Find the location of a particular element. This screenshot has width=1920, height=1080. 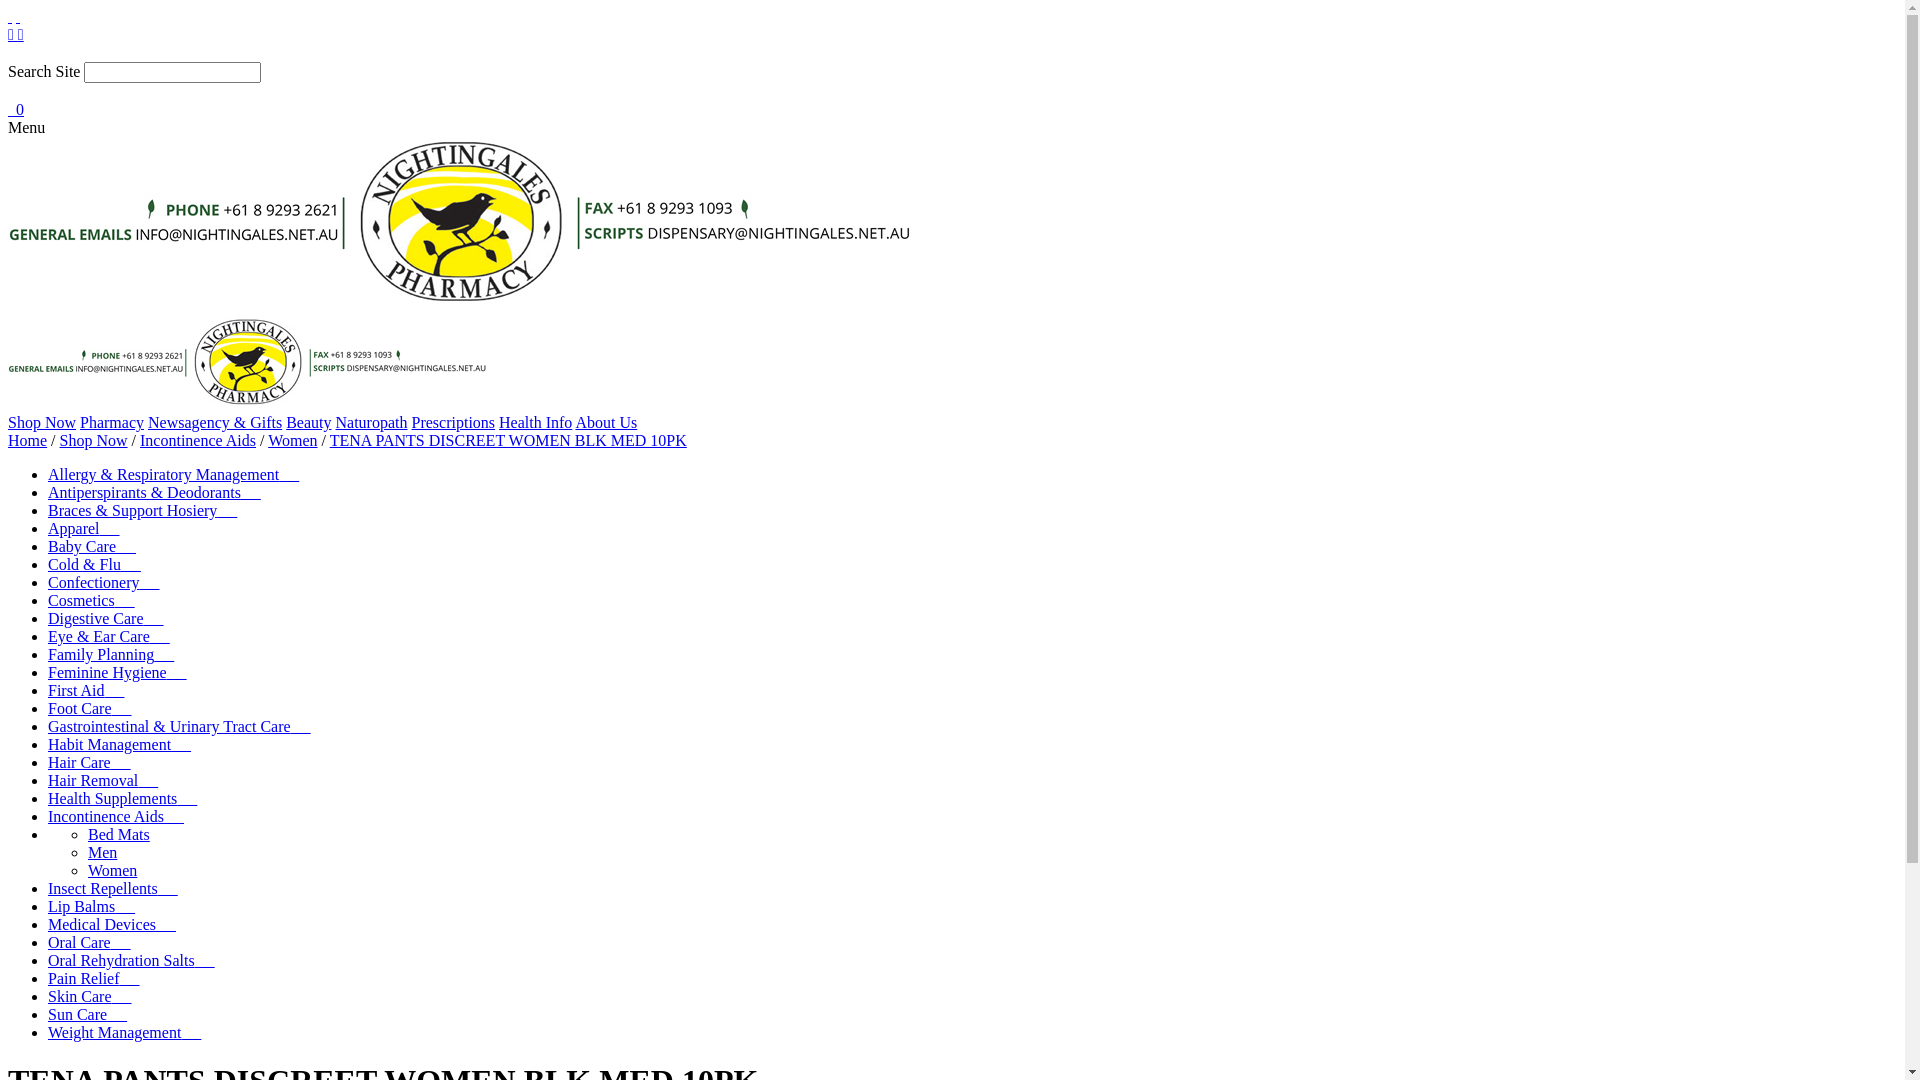

'Oral Rehydration Salts     ' is located at coordinates (130, 959).